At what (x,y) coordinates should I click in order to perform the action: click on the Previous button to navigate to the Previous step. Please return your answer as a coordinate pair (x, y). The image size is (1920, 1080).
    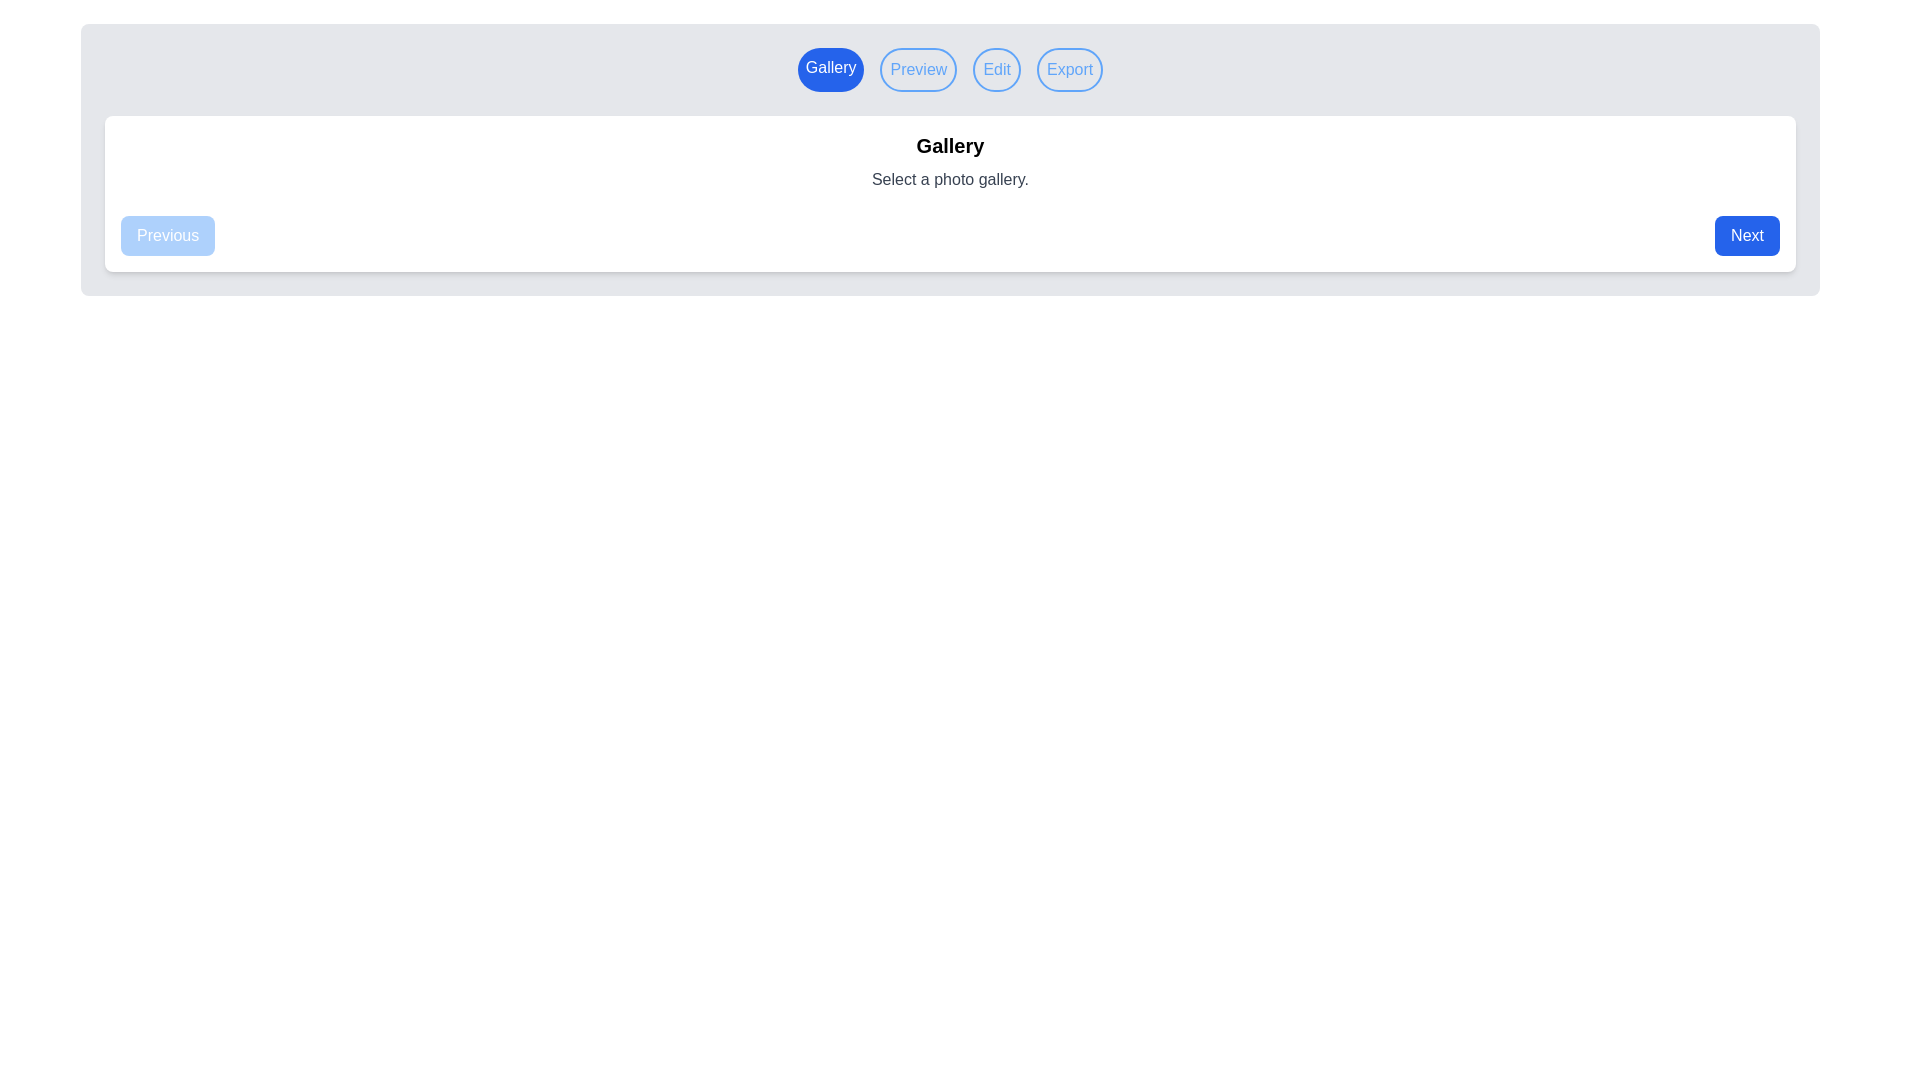
    Looking at the image, I should click on (168, 234).